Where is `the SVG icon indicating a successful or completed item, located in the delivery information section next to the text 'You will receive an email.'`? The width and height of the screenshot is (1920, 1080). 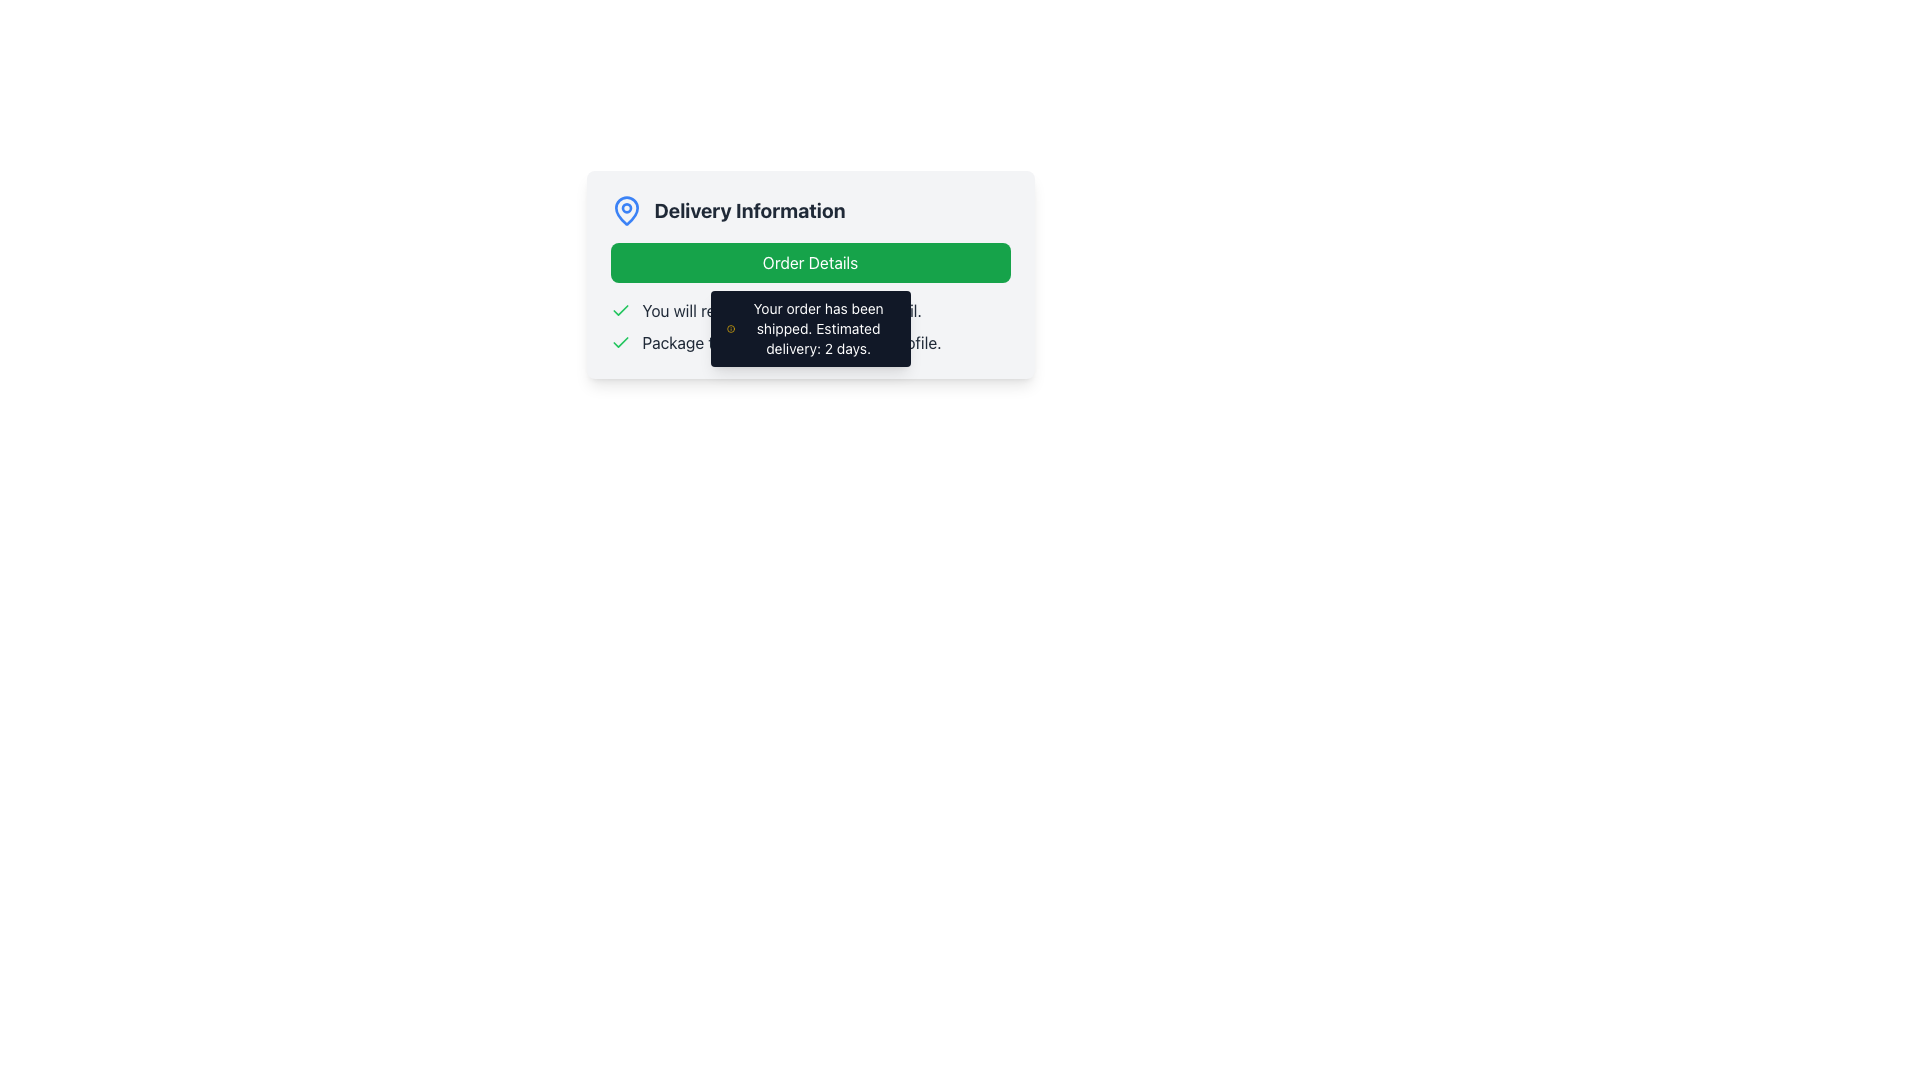
the SVG icon indicating a successful or completed item, located in the delivery information section next to the text 'You will receive an email.' is located at coordinates (619, 341).